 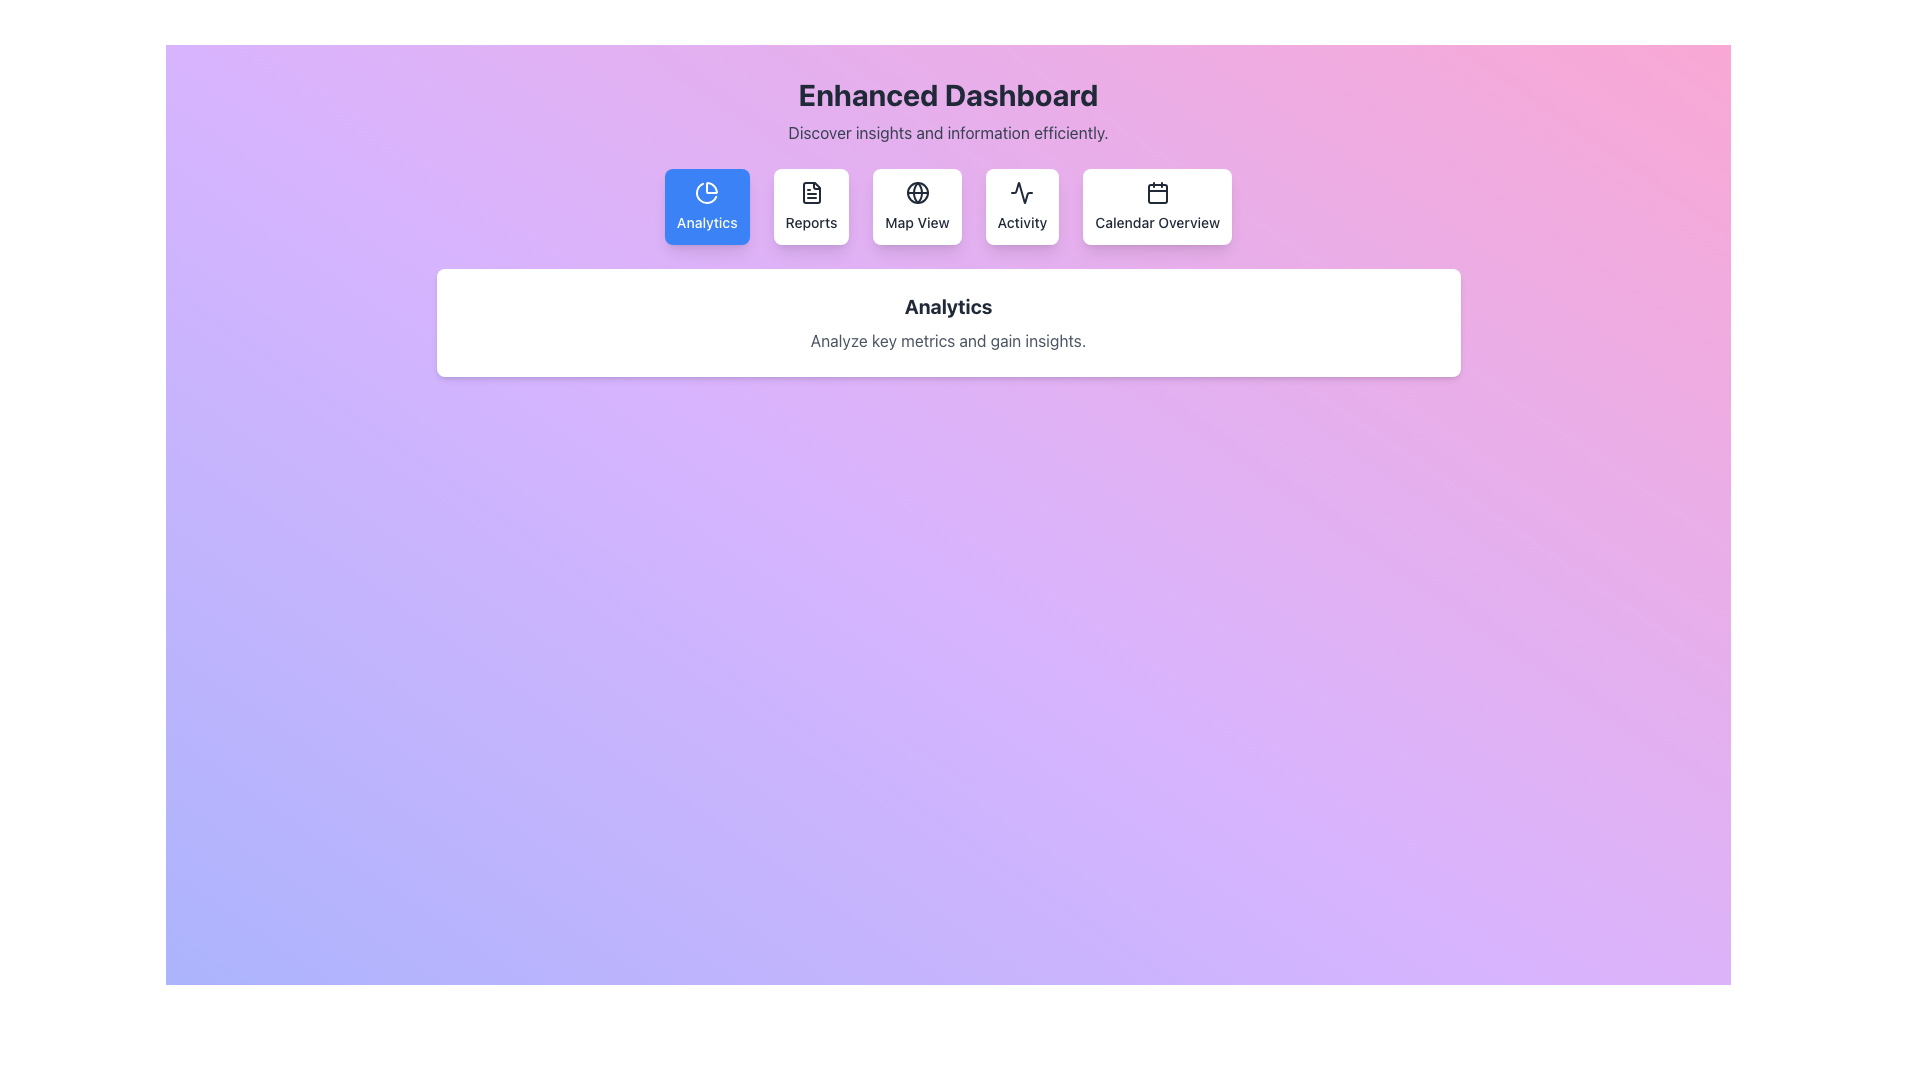 I want to click on the text block containing the header 'Analytics' and subheader 'Analyze key metrics and gain insights', which is centered within a white background box beneath a row of navigation icons, so click(x=947, y=322).